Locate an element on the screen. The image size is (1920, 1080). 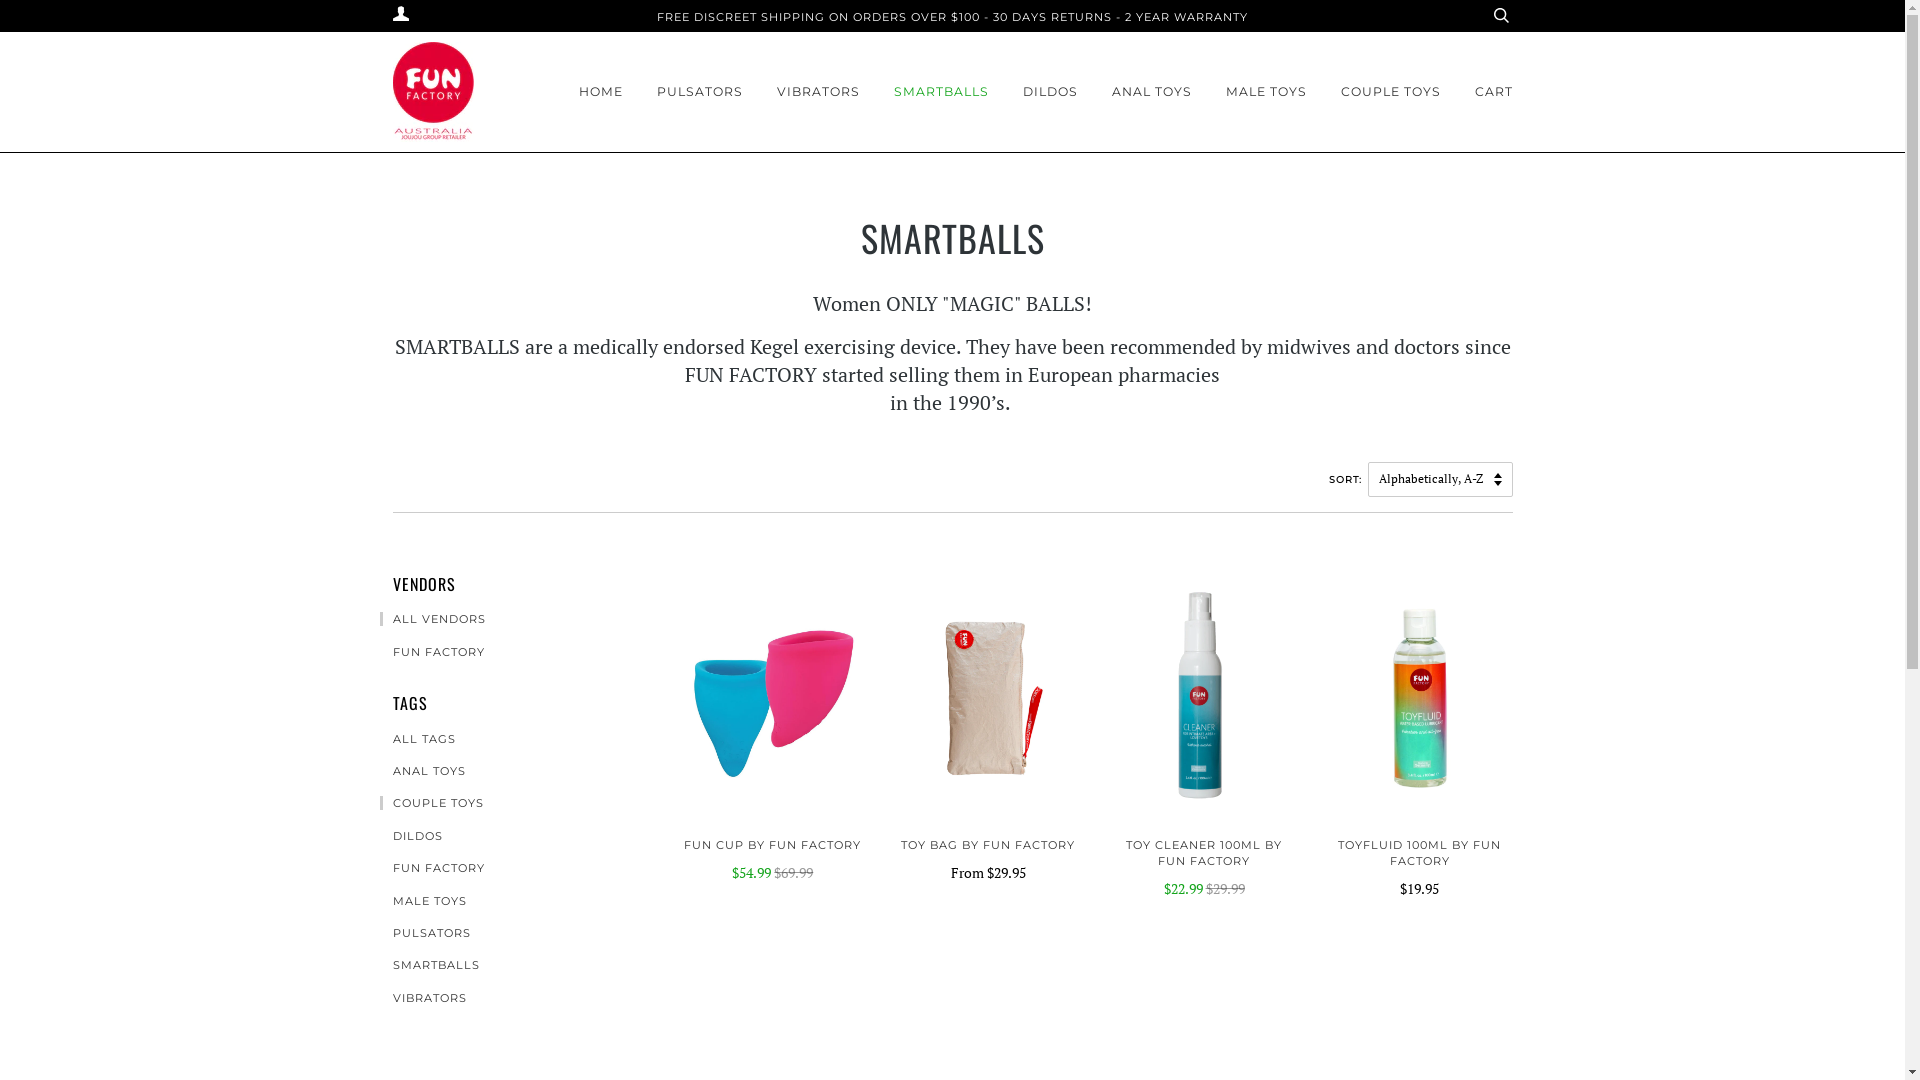
'FUN CUP BY FUN FACTORY is located at coordinates (771, 859).